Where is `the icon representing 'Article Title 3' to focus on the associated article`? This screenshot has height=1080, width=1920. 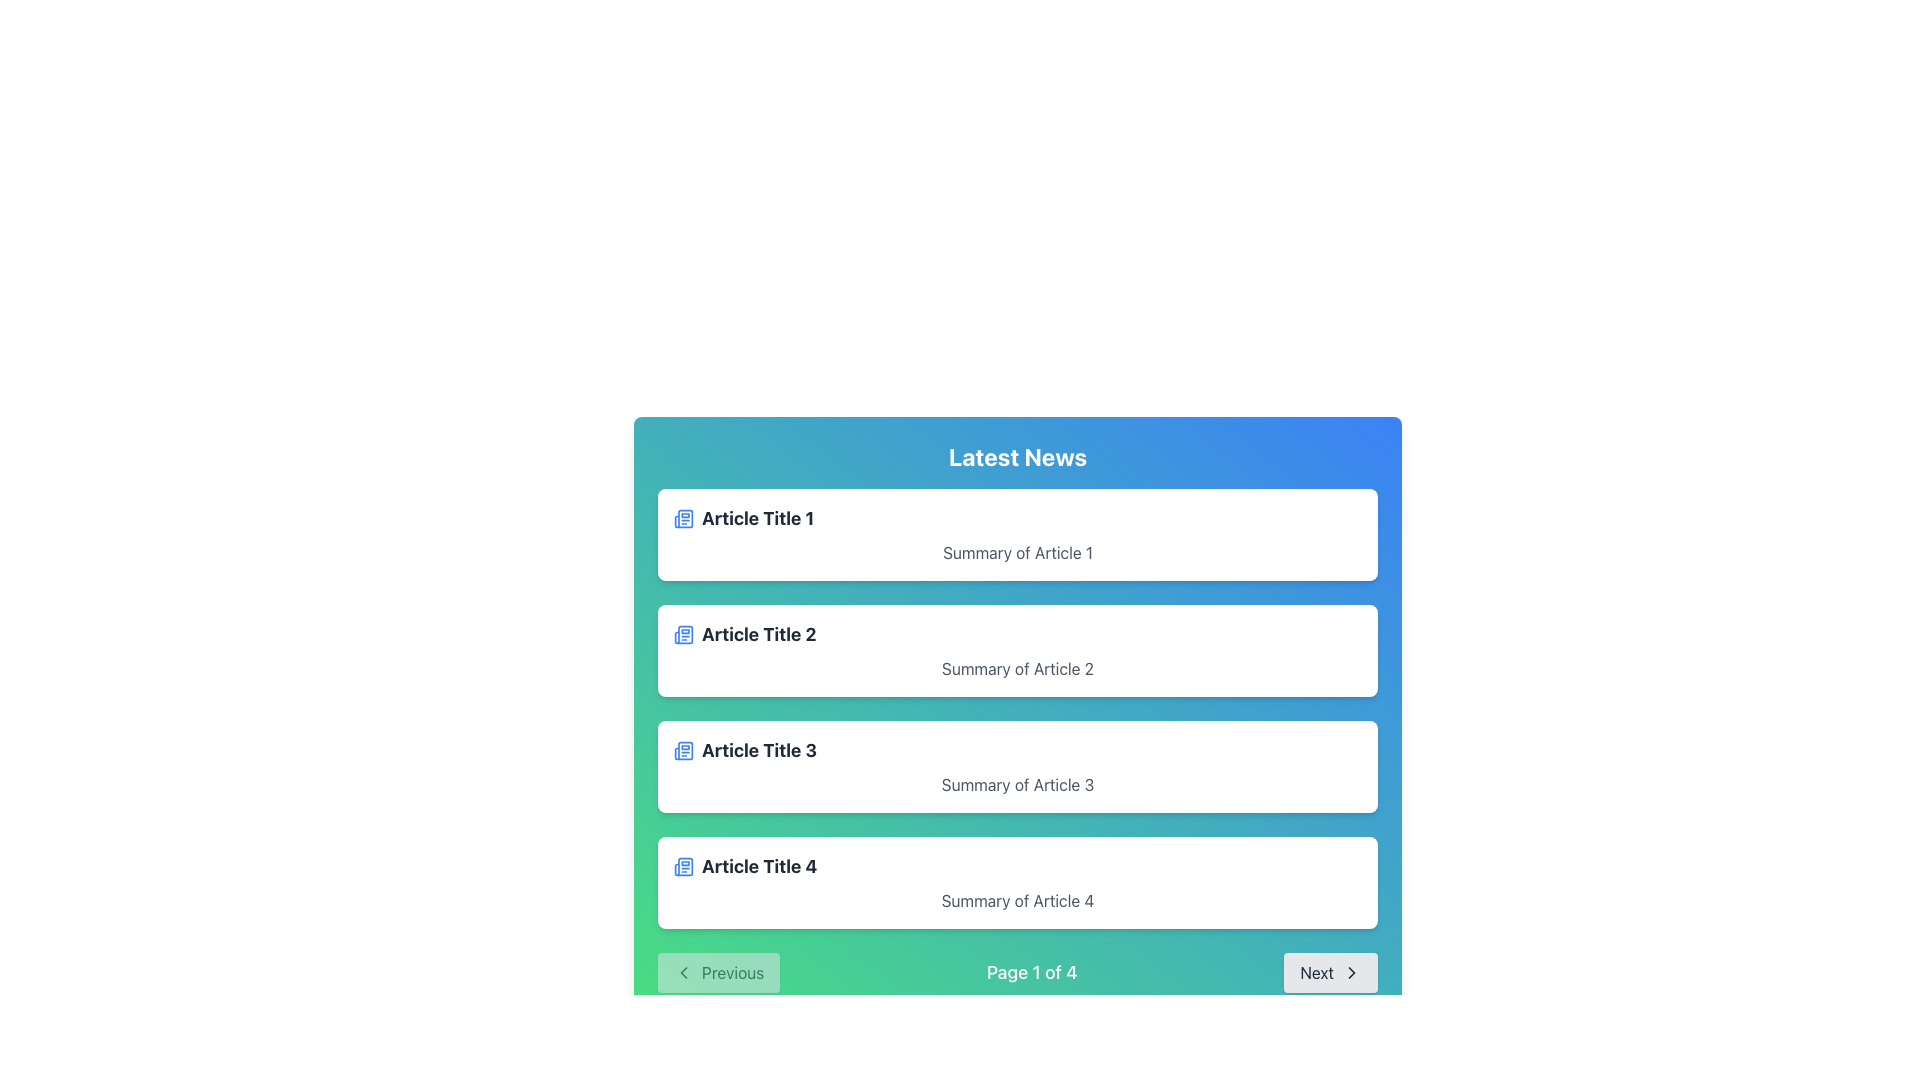
the icon representing 'Article Title 3' to focus on the associated article is located at coordinates (684, 751).